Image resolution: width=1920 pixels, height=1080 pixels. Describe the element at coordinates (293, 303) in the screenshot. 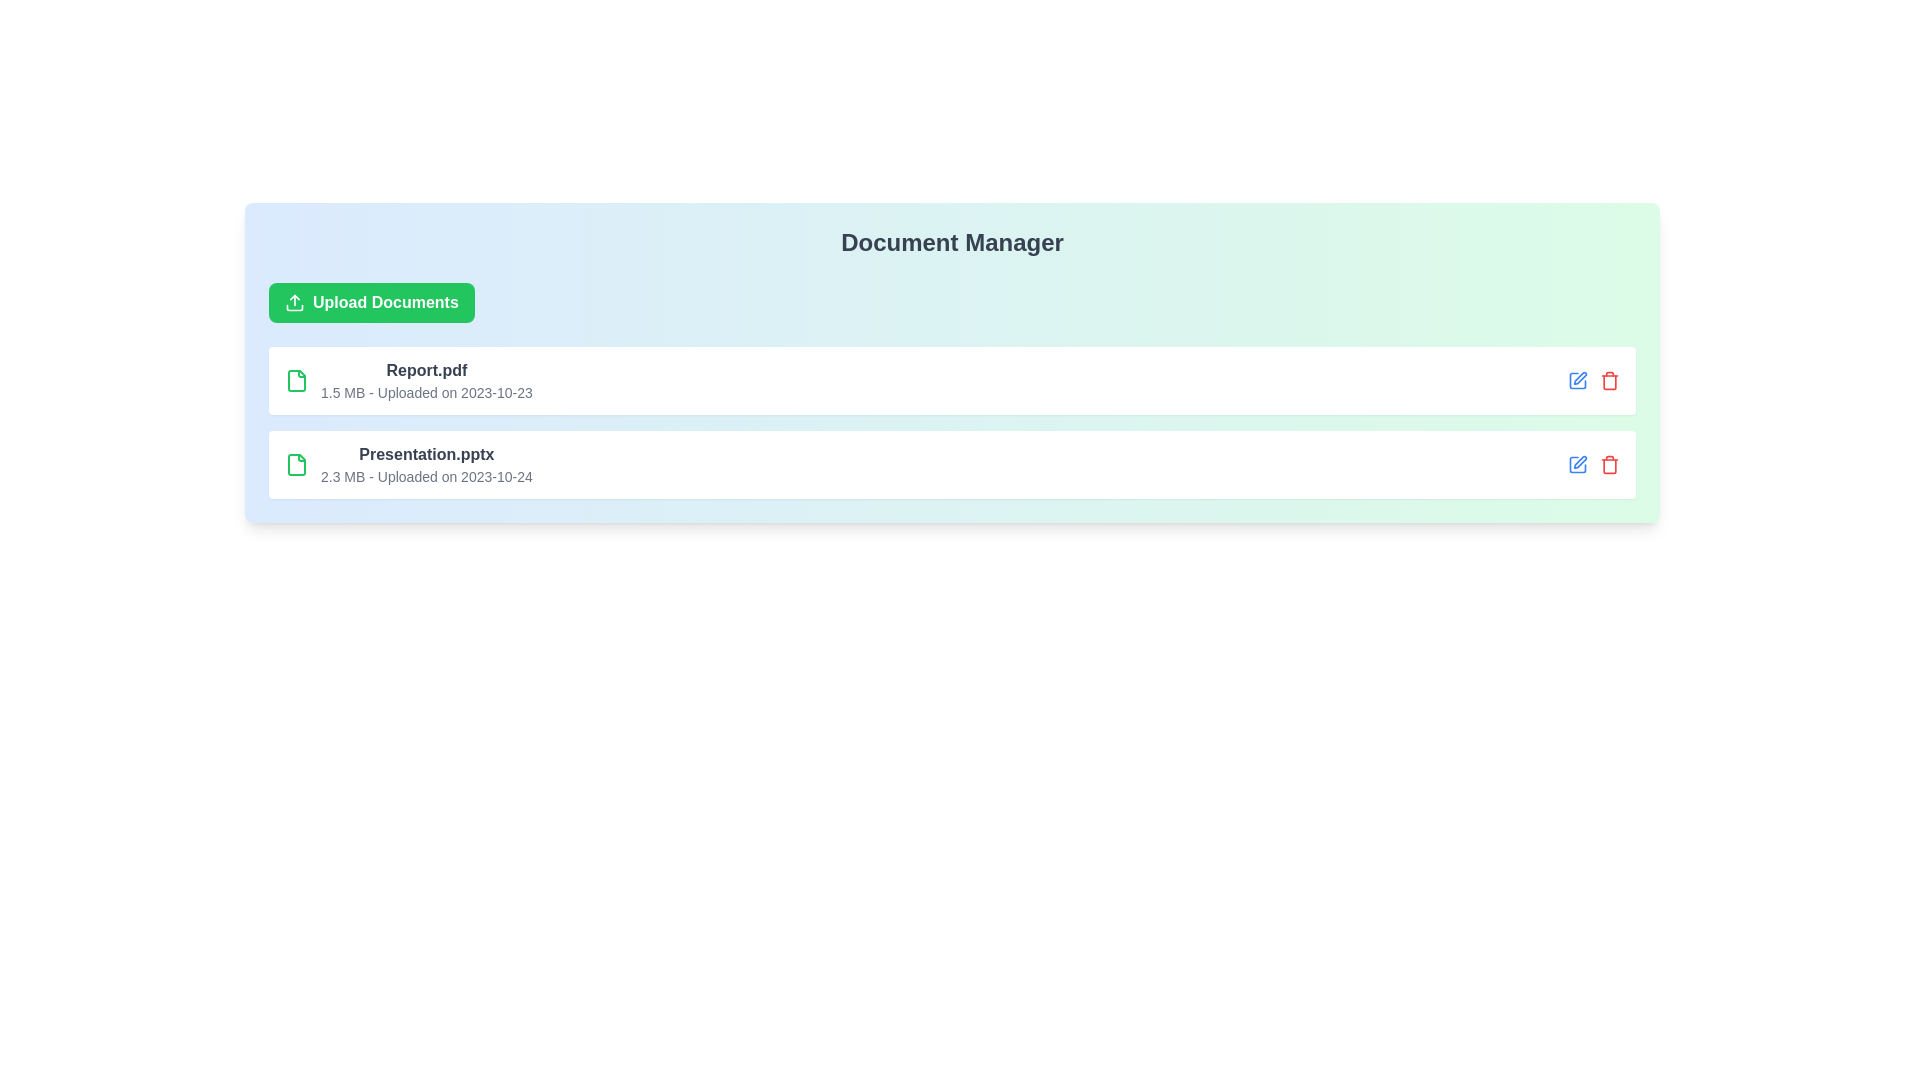

I see `the decorative upload icon located to the left of the 'Upload Documents' button, which features an upward arrow in a minimalistic design, situated within a green rectangular button in the file upload interface` at that location.